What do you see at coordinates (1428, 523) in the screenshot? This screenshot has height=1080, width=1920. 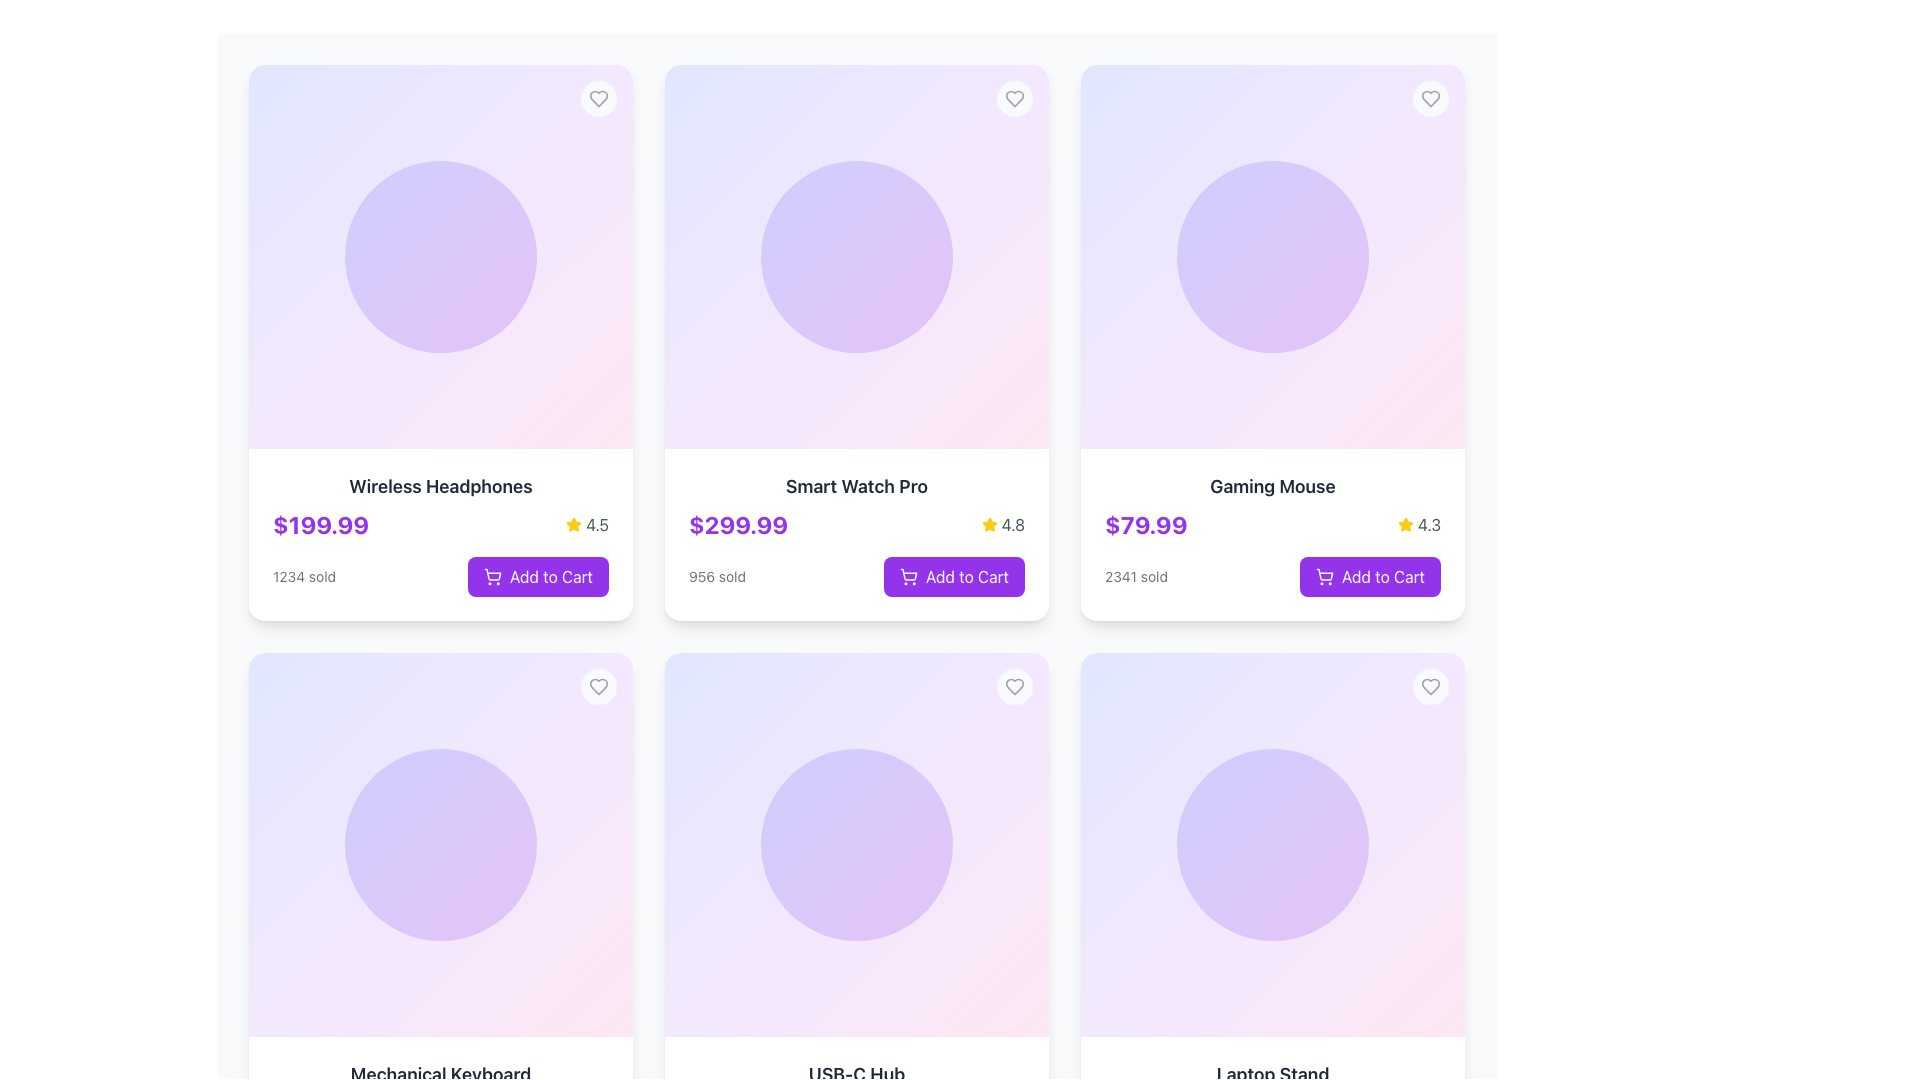 I see `the text label displaying the numeric rating '4.3' in gray color, part of a group with a yellow star icon, located near the bottom-right corner of the 'Gaming Mouse' card for accessibility` at bounding box center [1428, 523].